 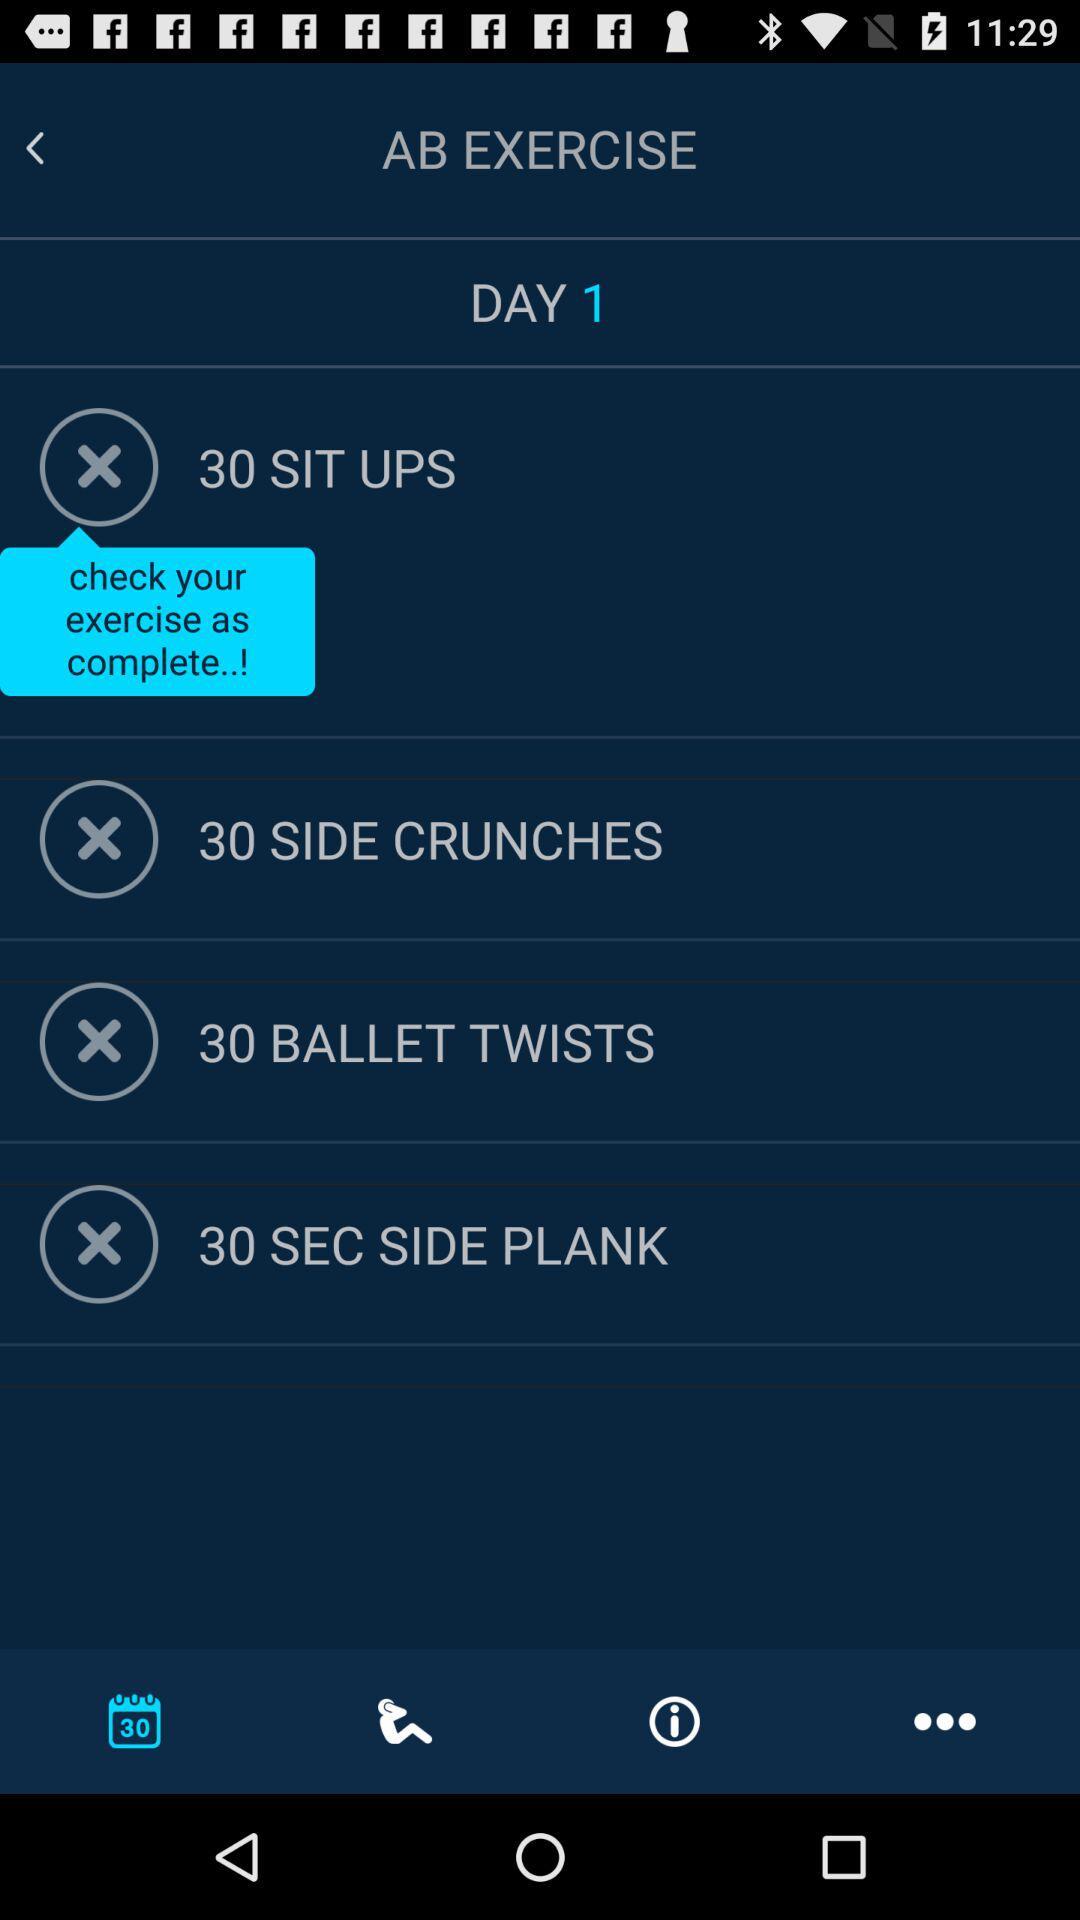 What do you see at coordinates (99, 839) in the screenshot?
I see `delete the entry` at bounding box center [99, 839].